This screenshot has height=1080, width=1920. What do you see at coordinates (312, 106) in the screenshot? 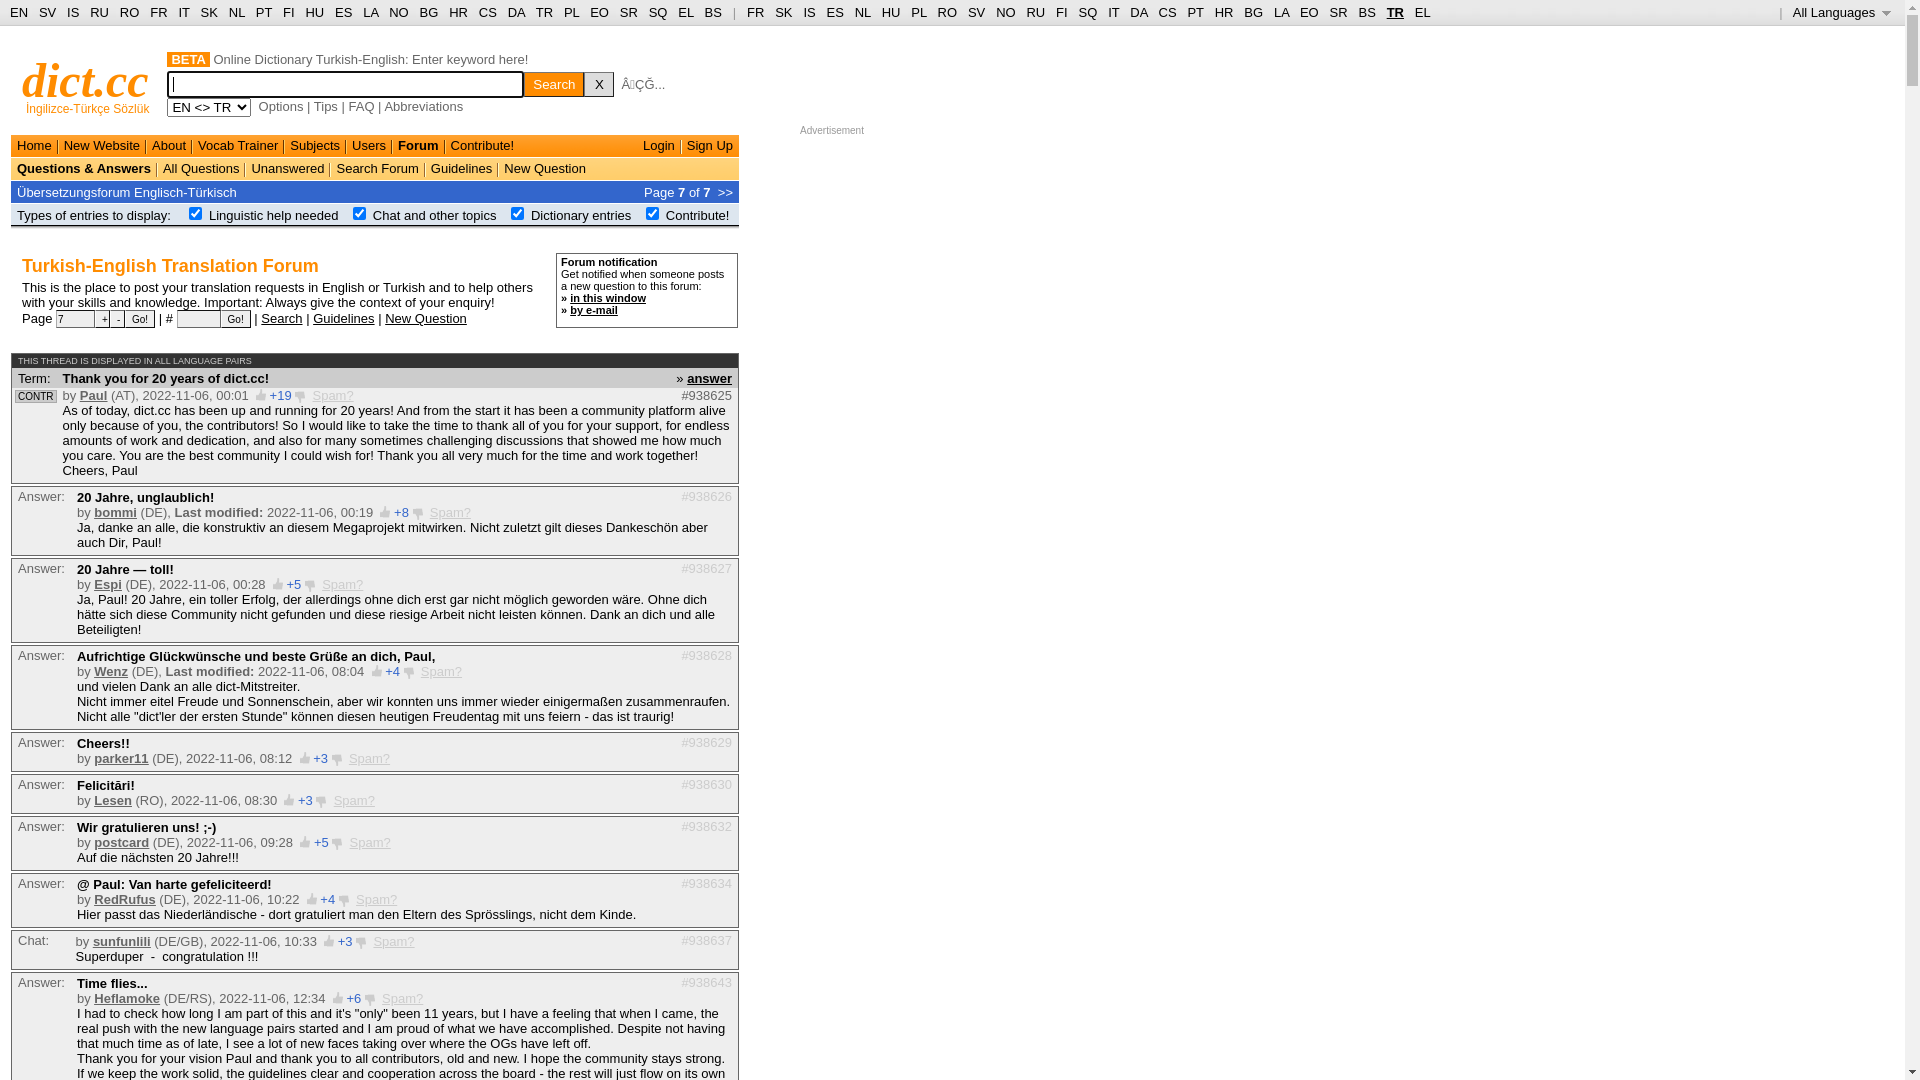
I see `'Tips'` at bounding box center [312, 106].